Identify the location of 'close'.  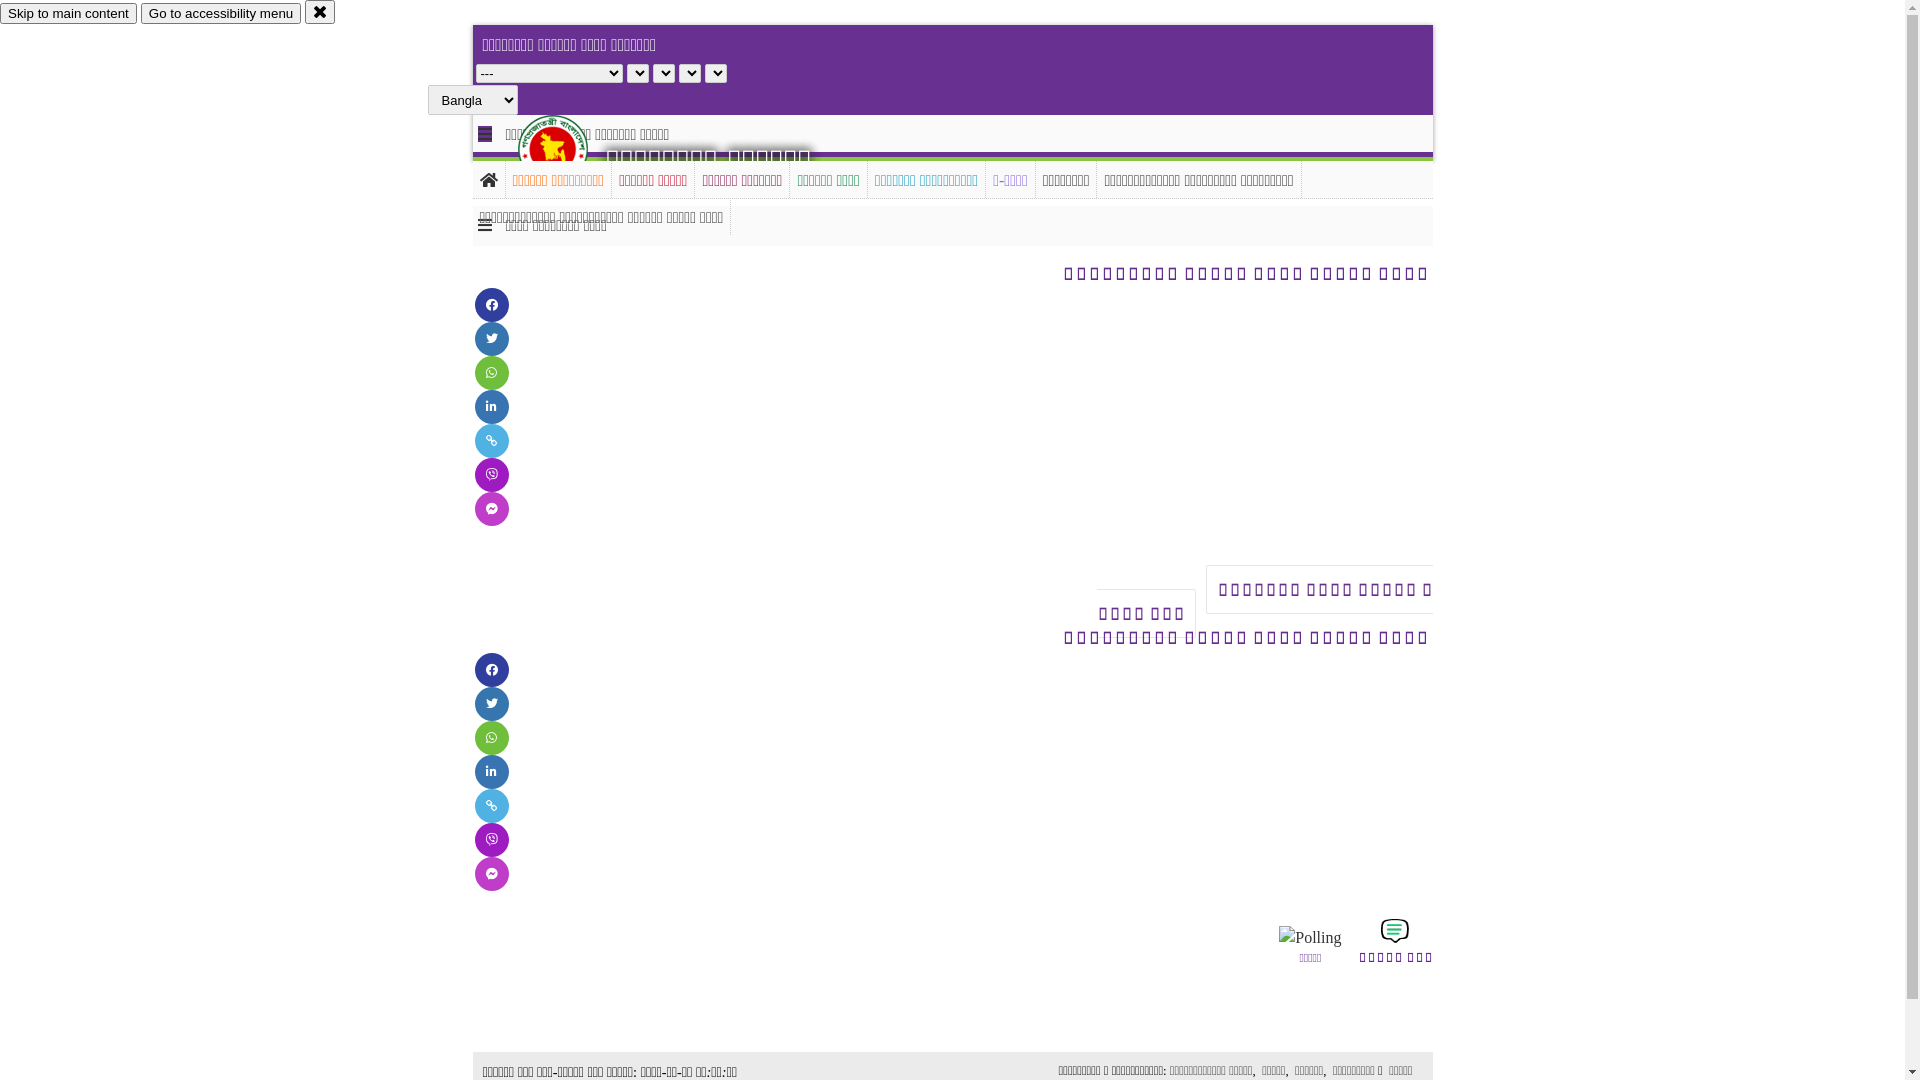
(320, 11).